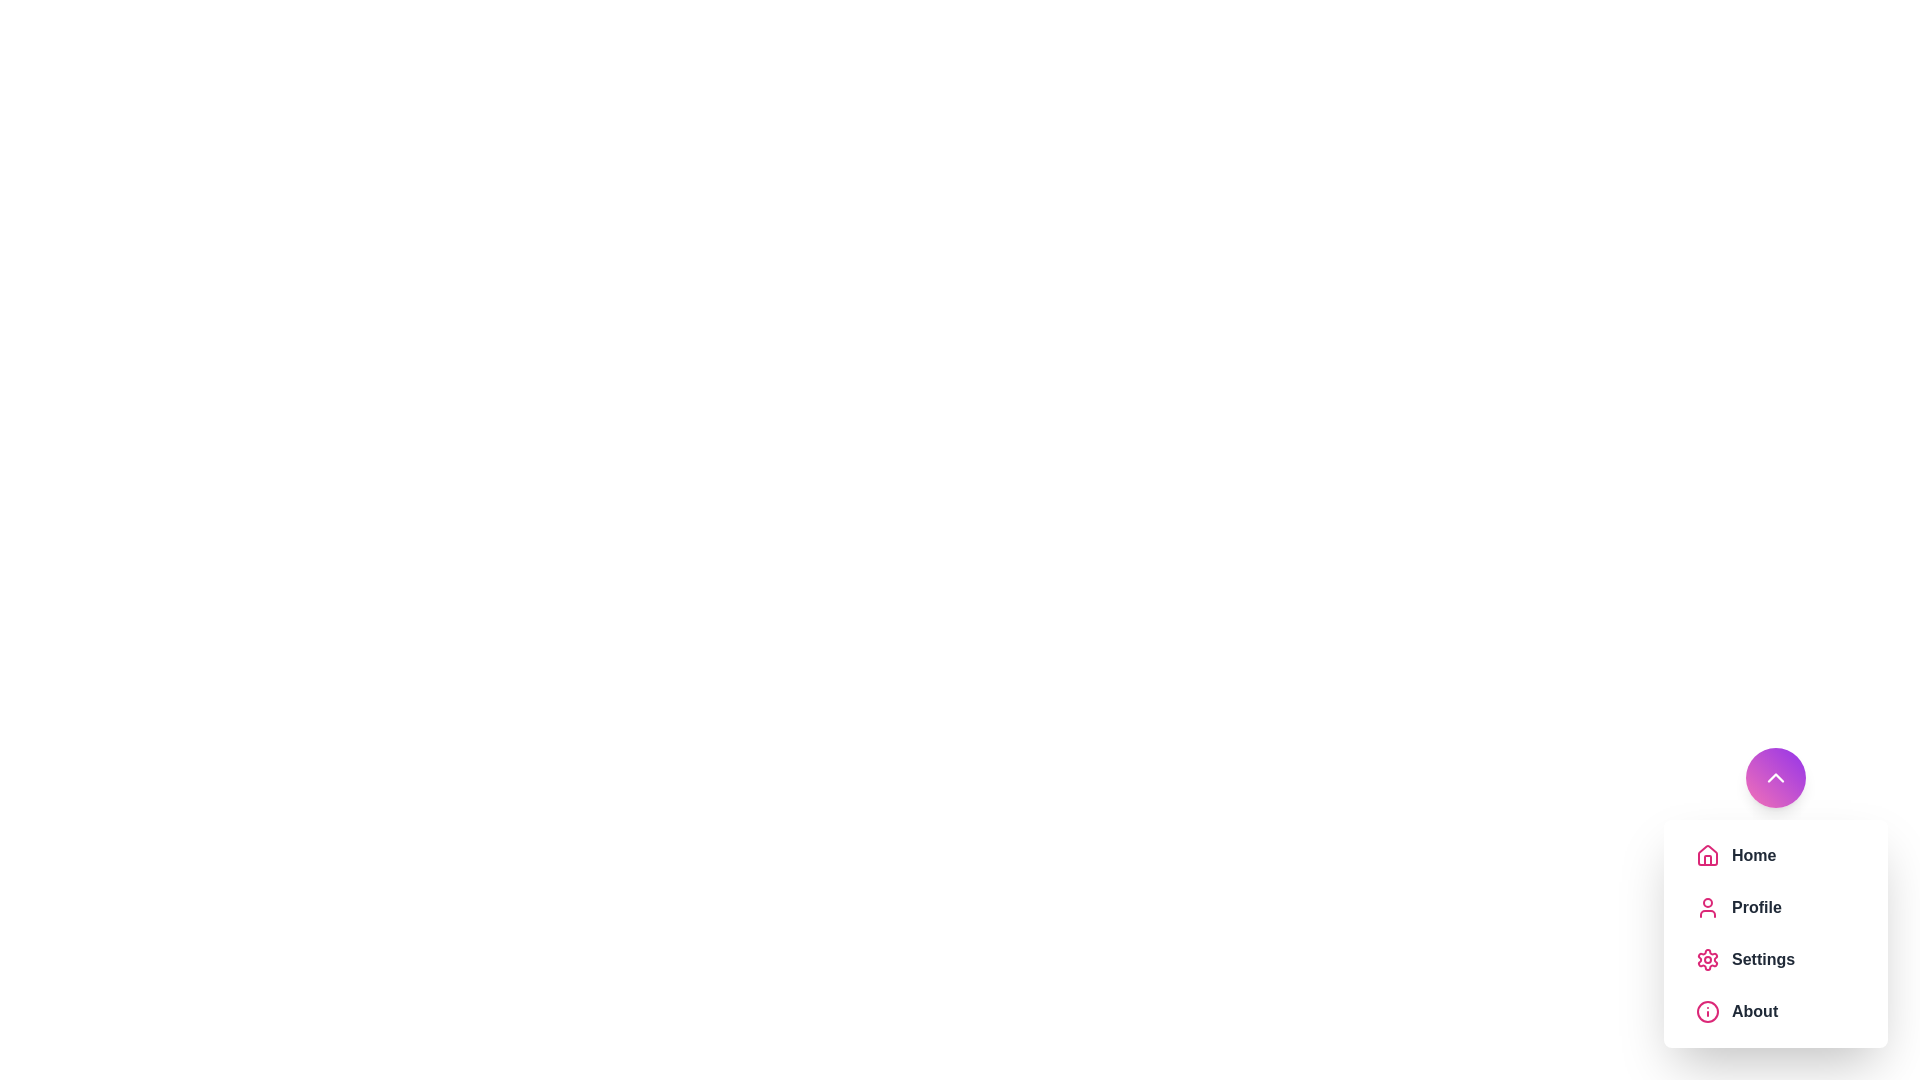 The height and width of the screenshot is (1080, 1920). I want to click on the menu item labeled About, so click(1794, 1011).